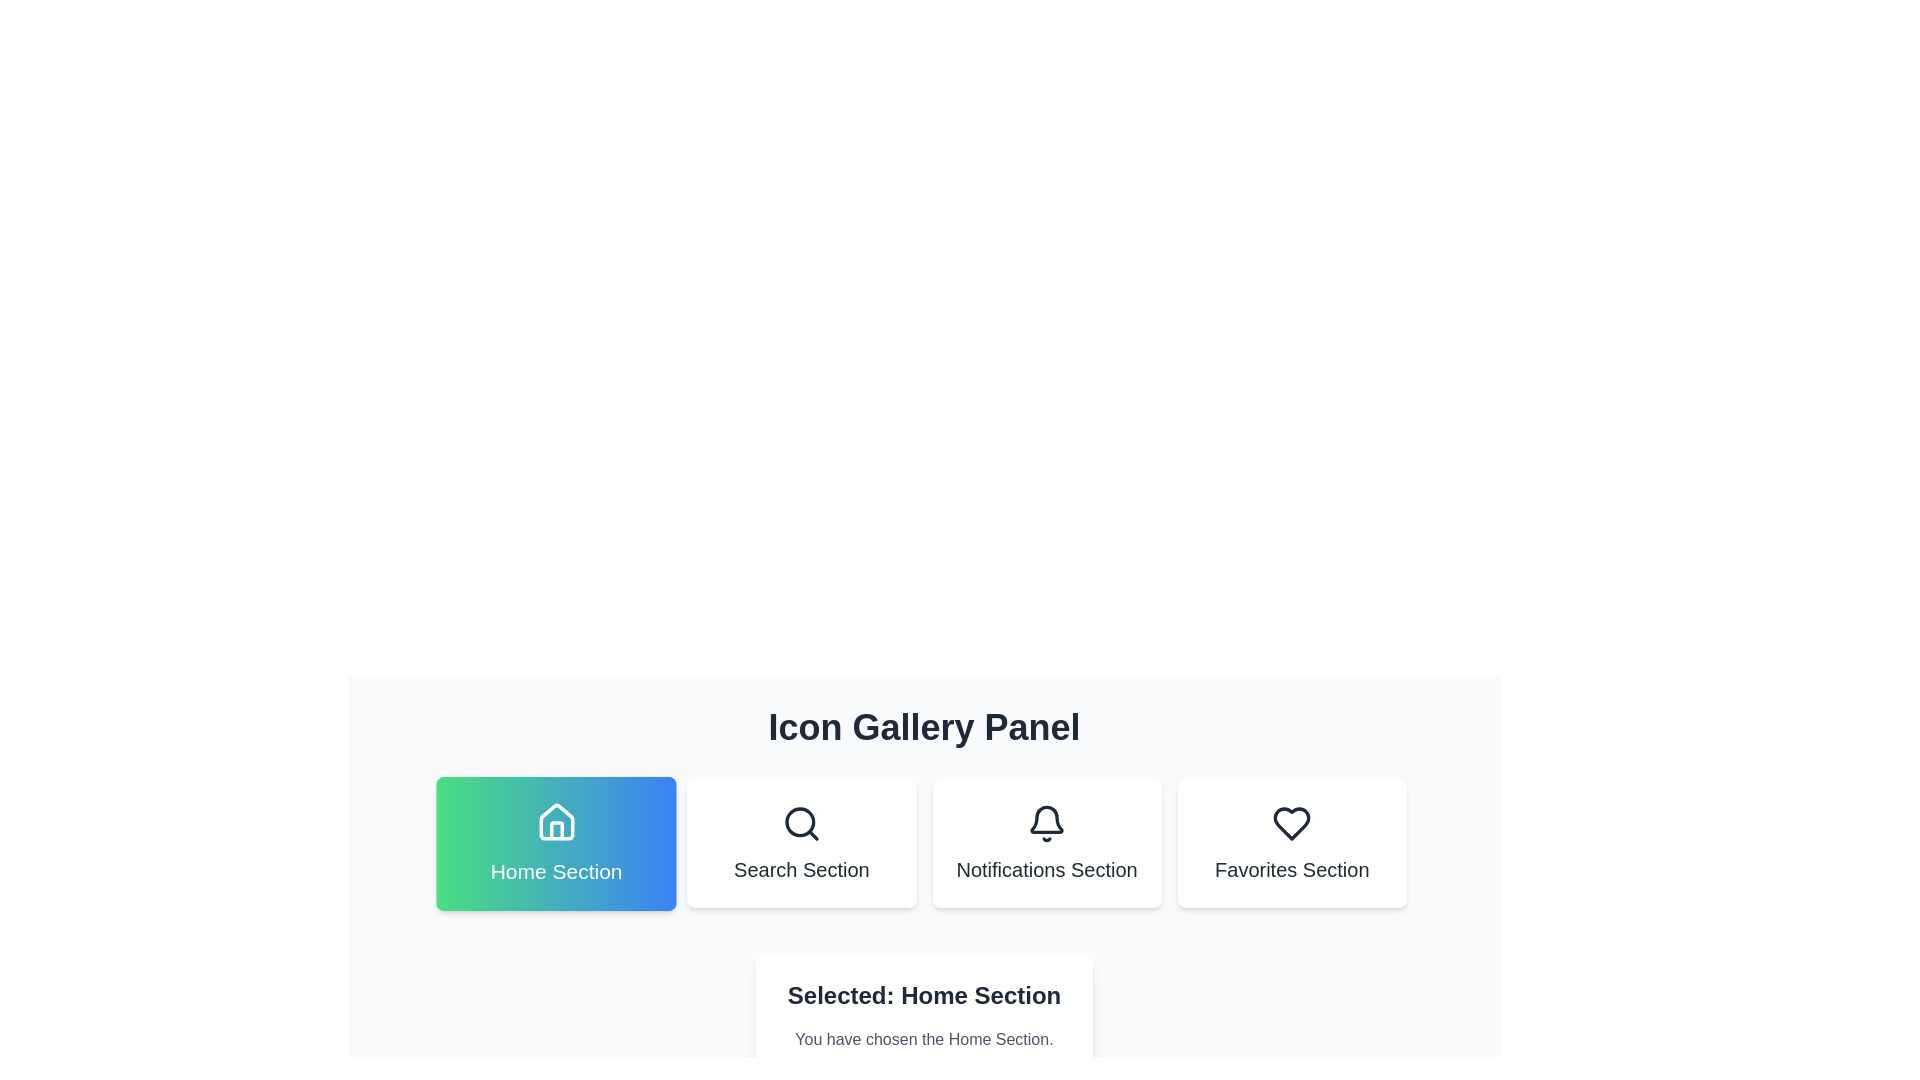  Describe the element at coordinates (801, 824) in the screenshot. I see `the magnifying glass icon, which is the 'Search Section' button` at that location.